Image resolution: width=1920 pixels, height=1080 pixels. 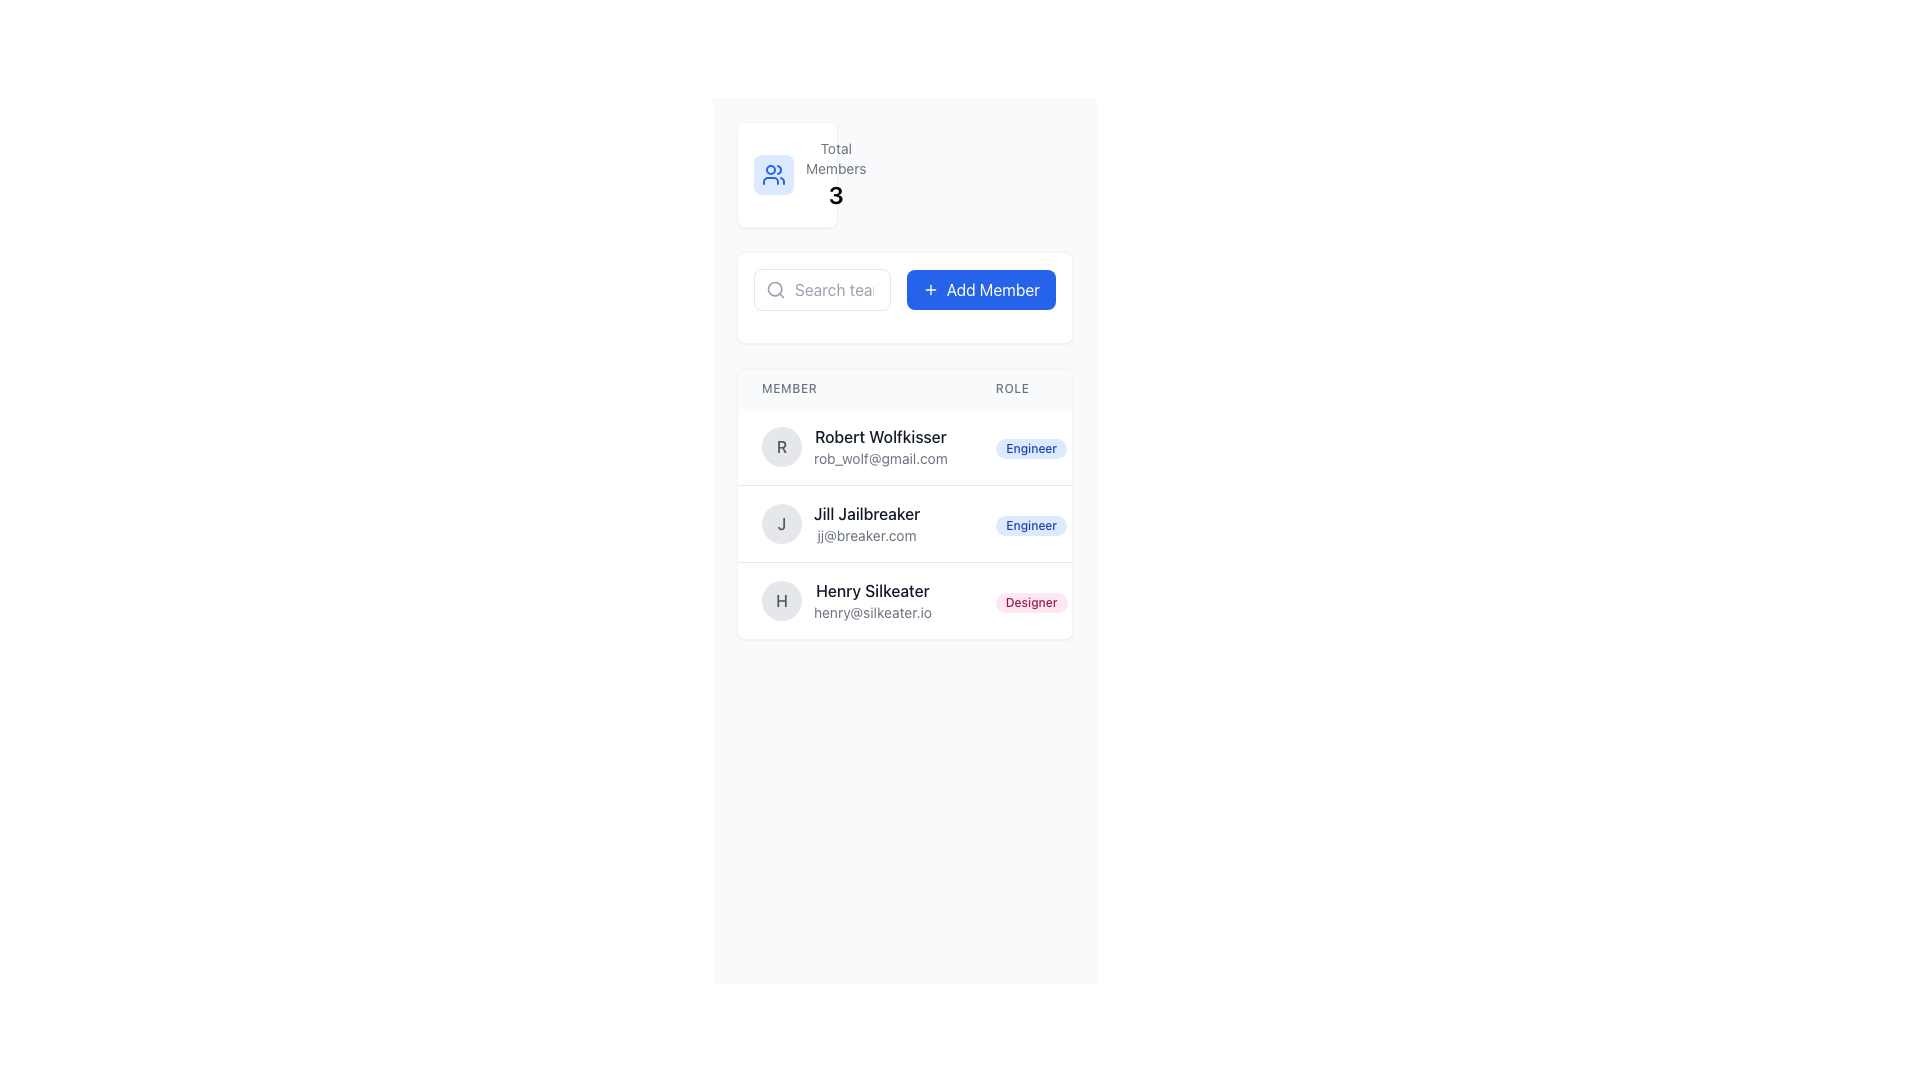 I want to click on the second user display card in the members list, which displays user information and is located below 'Robert Wolfkisser', so click(x=854, y=523).